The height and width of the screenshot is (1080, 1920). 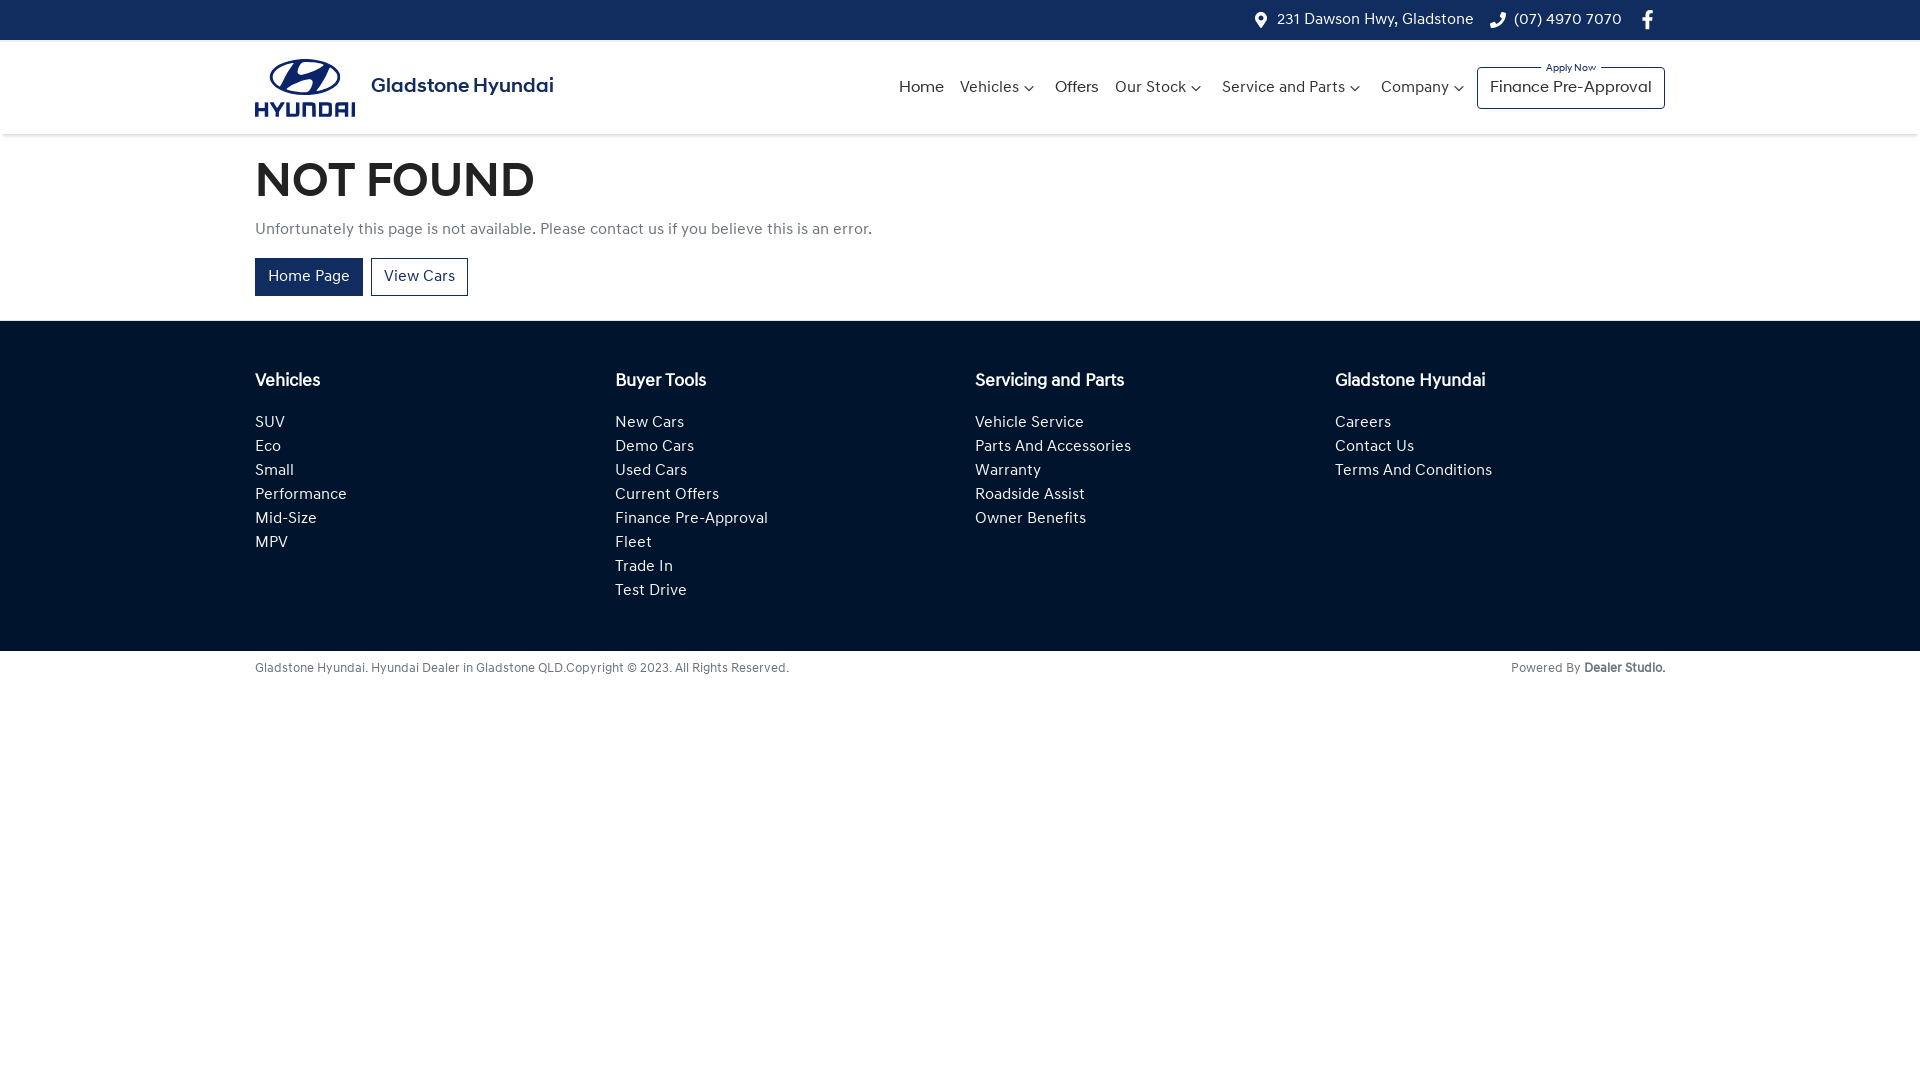 I want to click on 'Vehicle Service', so click(x=1029, y=422).